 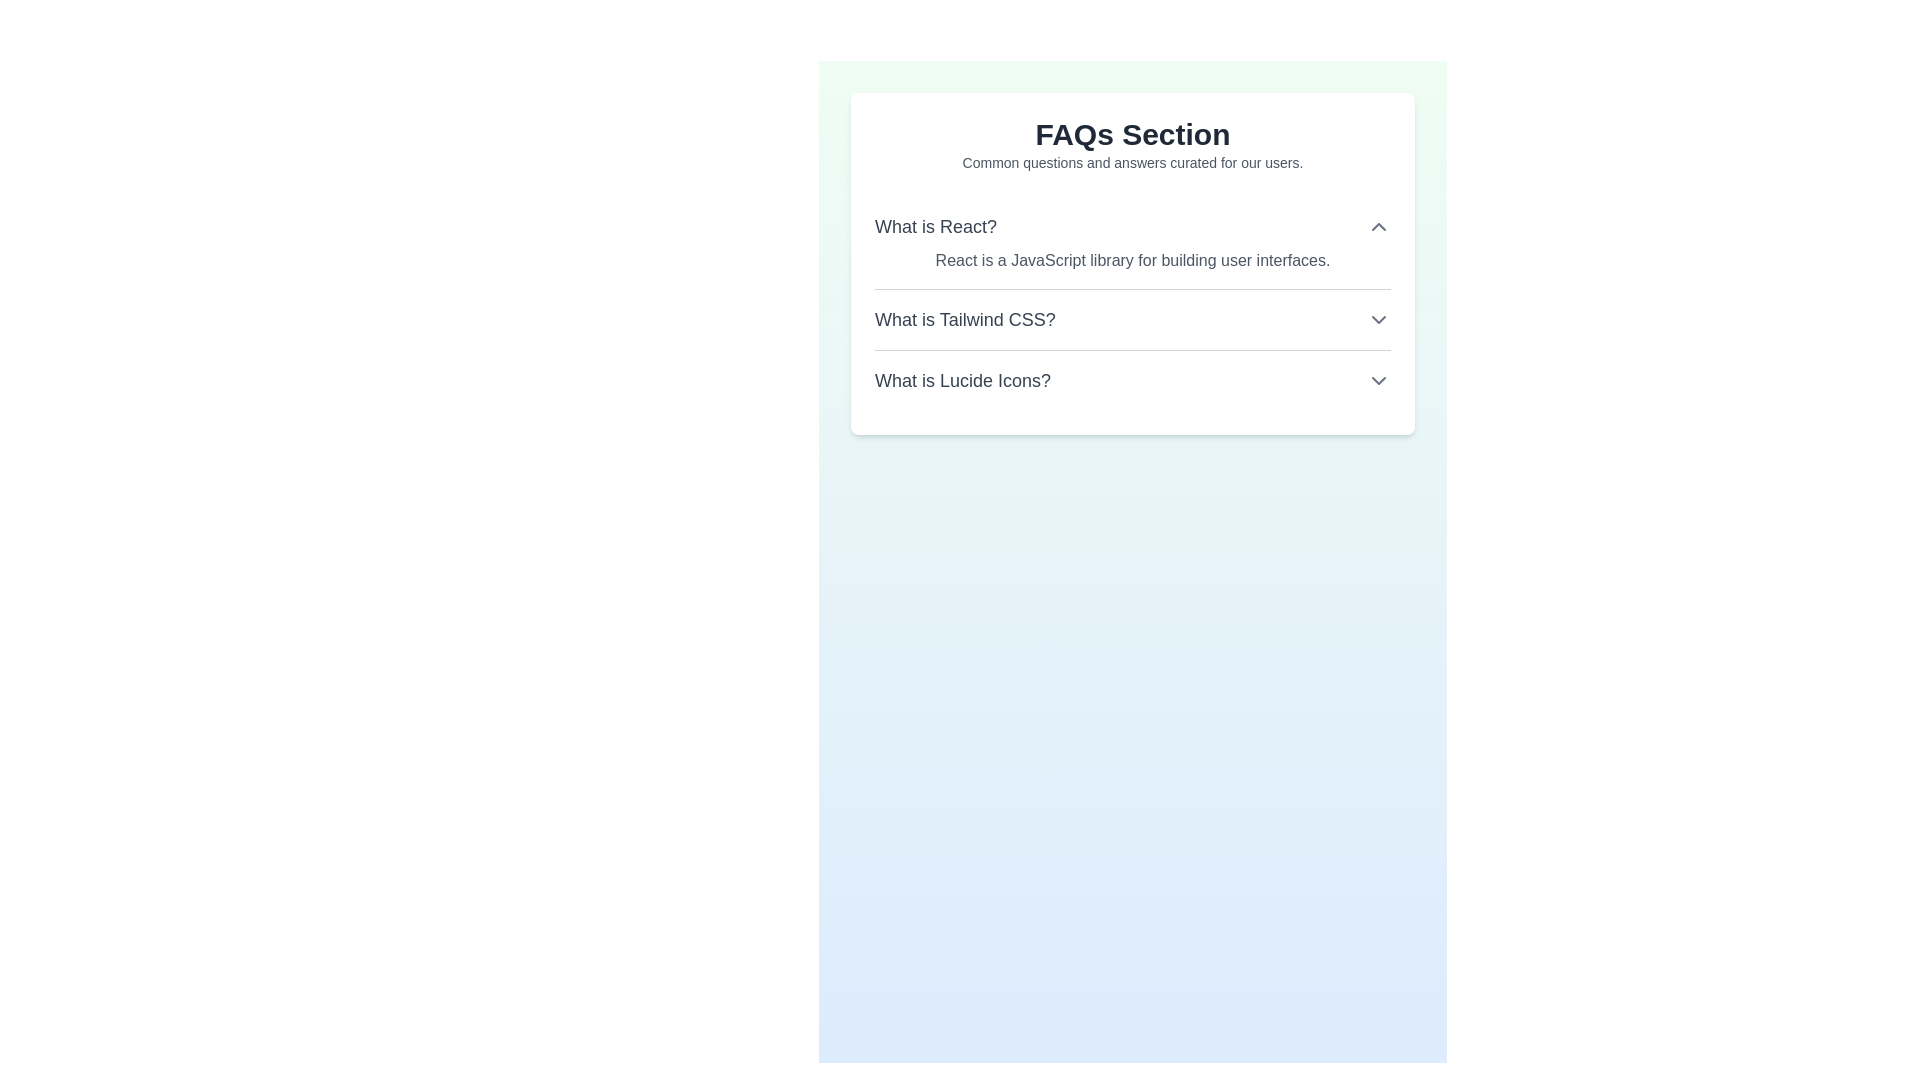 What do you see at coordinates (963, 381) in the screenshot?
I see `the clickable question text element about 'Lucide Icons' in the FAQ list` at bounding box center [963, 381].